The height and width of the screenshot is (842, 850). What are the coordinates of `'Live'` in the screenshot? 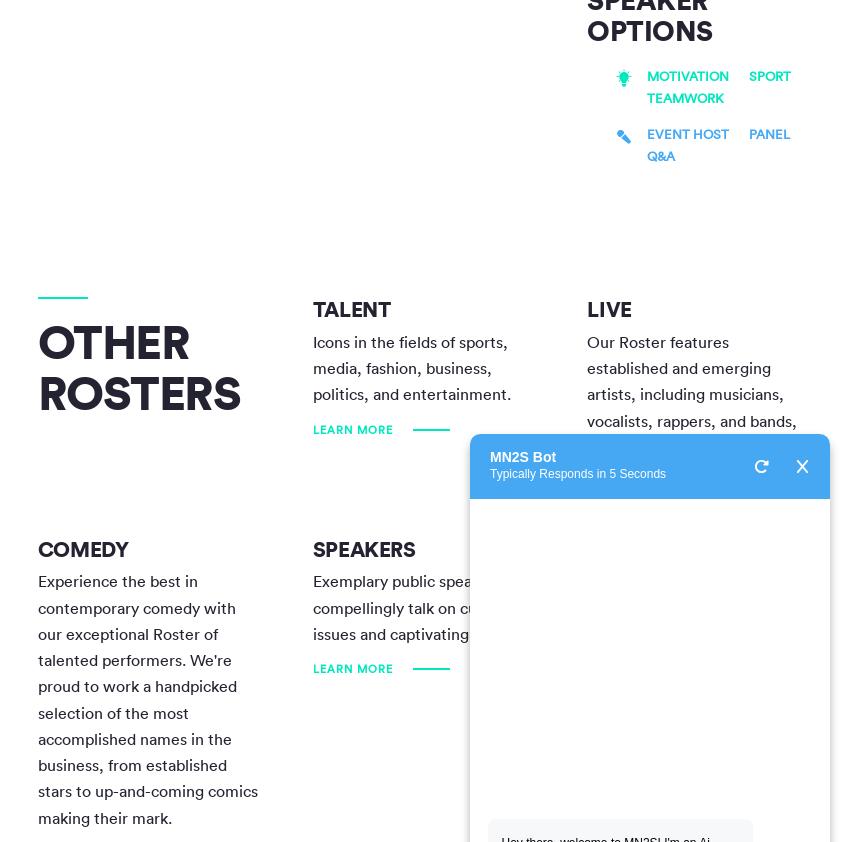 It's located at (608, 309).